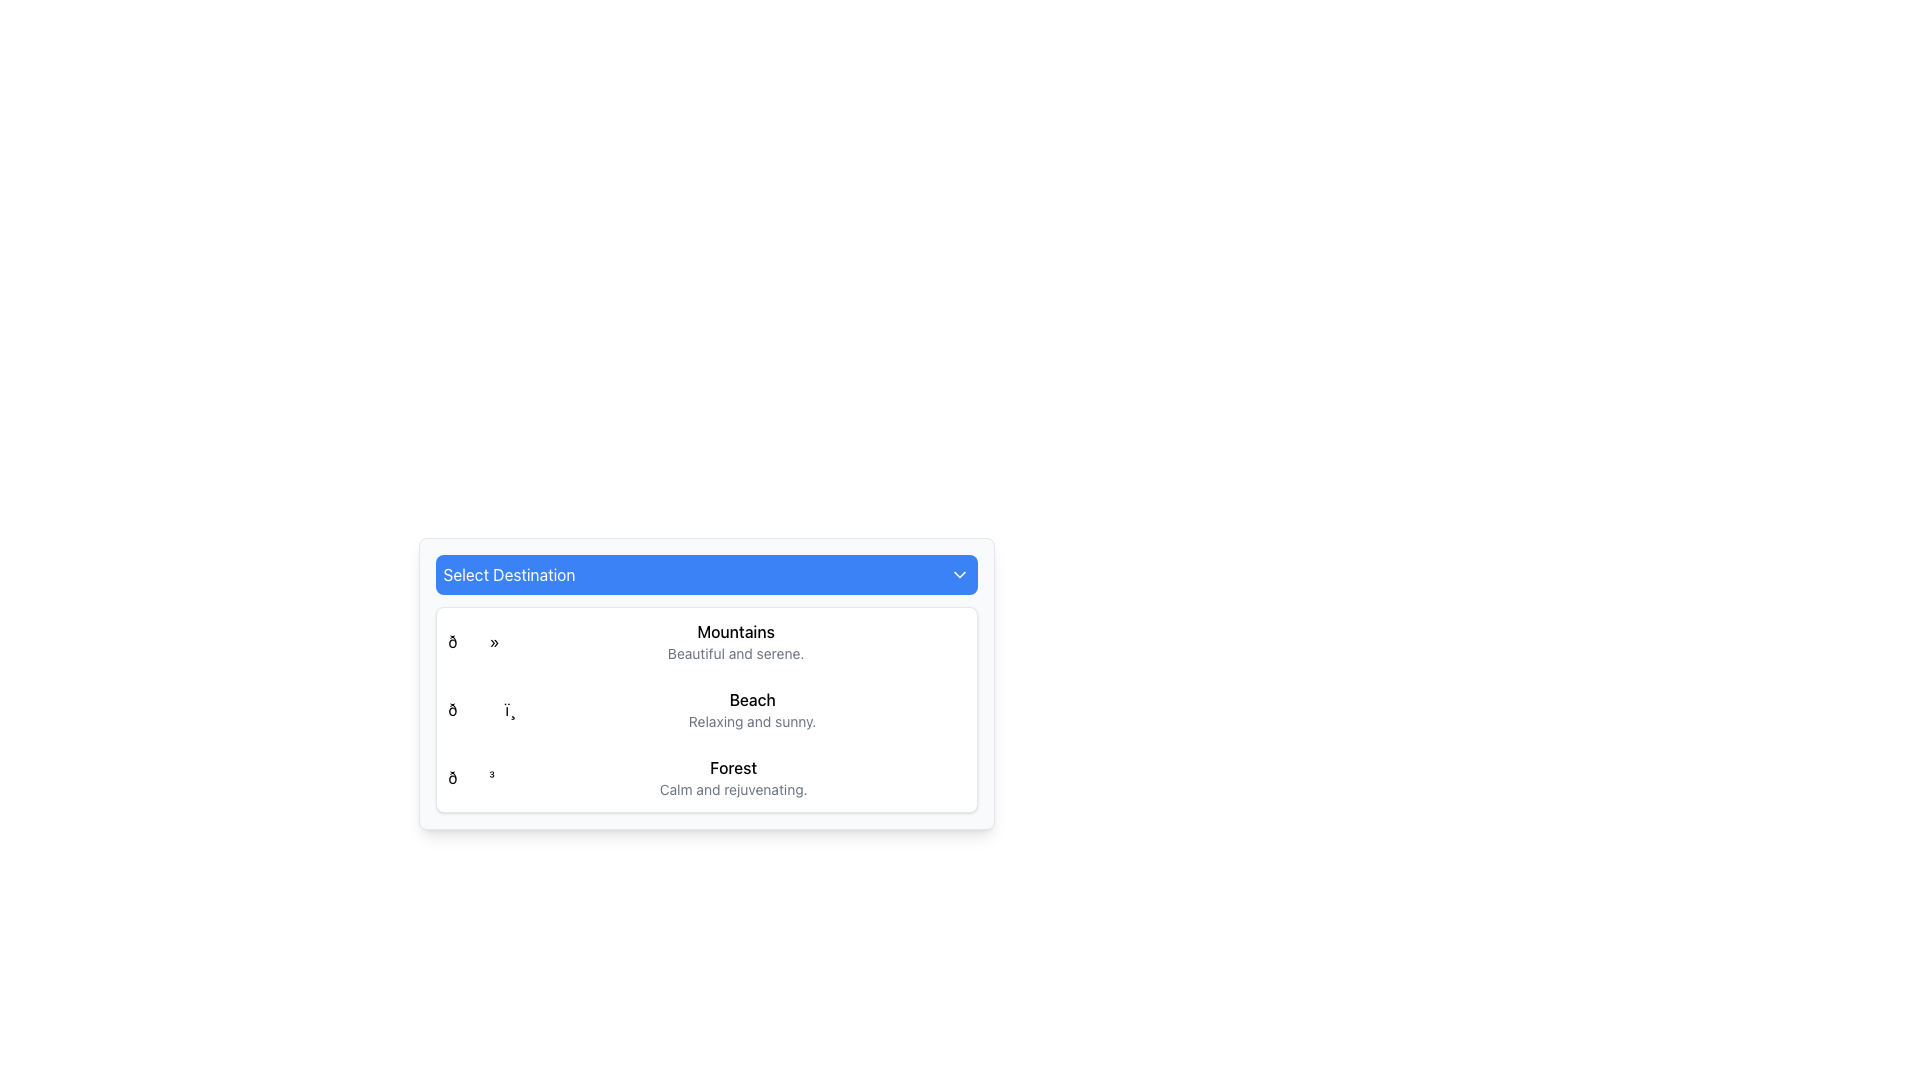  What do you see at coordinates (706, 777) in the screenshot?
I see `the 'Forest' dropdown menu option, which is the last item in the dropdown selection menu` at bounding box center [706, 777].